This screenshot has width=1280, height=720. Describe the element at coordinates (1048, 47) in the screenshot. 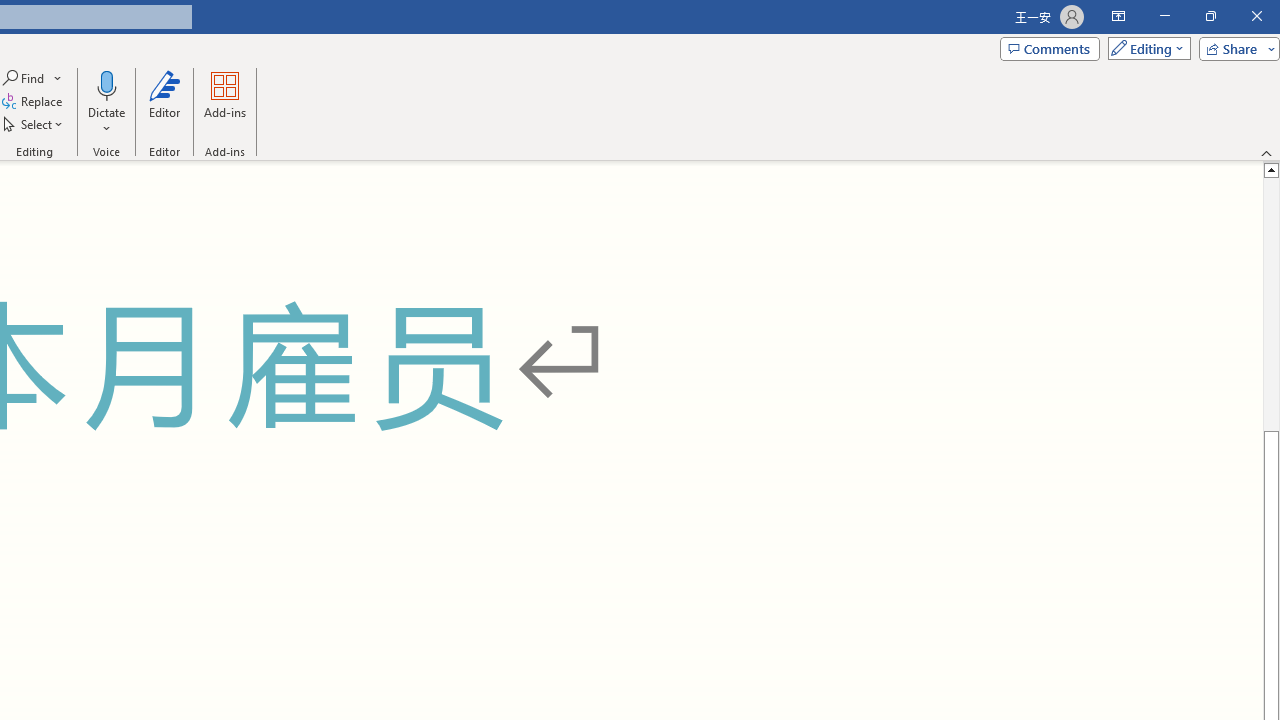

I see `'Comments'` at that location.